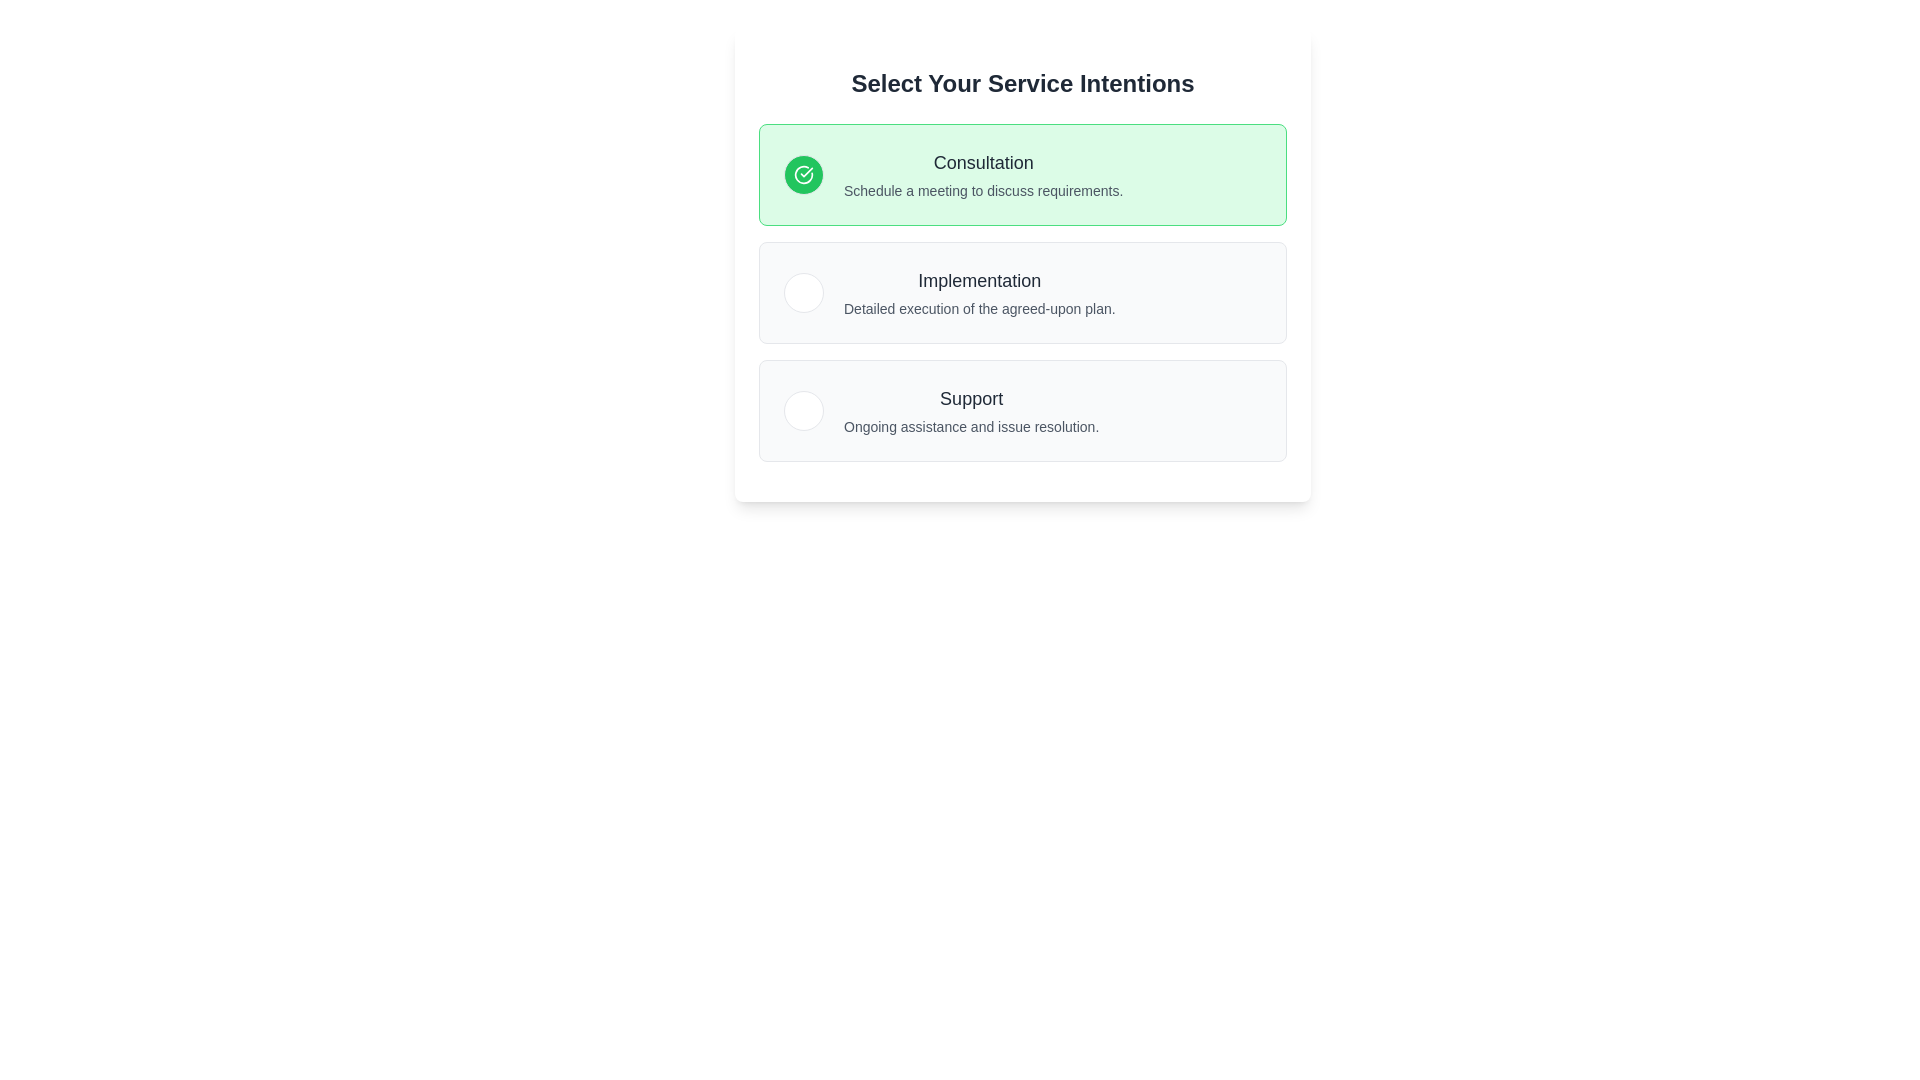 The image size is (1920, 1080). Describe the element at coordinates (804, 293) in the screenshot. I see `the circular white button with a thin gray border located in the 'Implementation' section, which is the second button in a vertical list of buttons` at that location.